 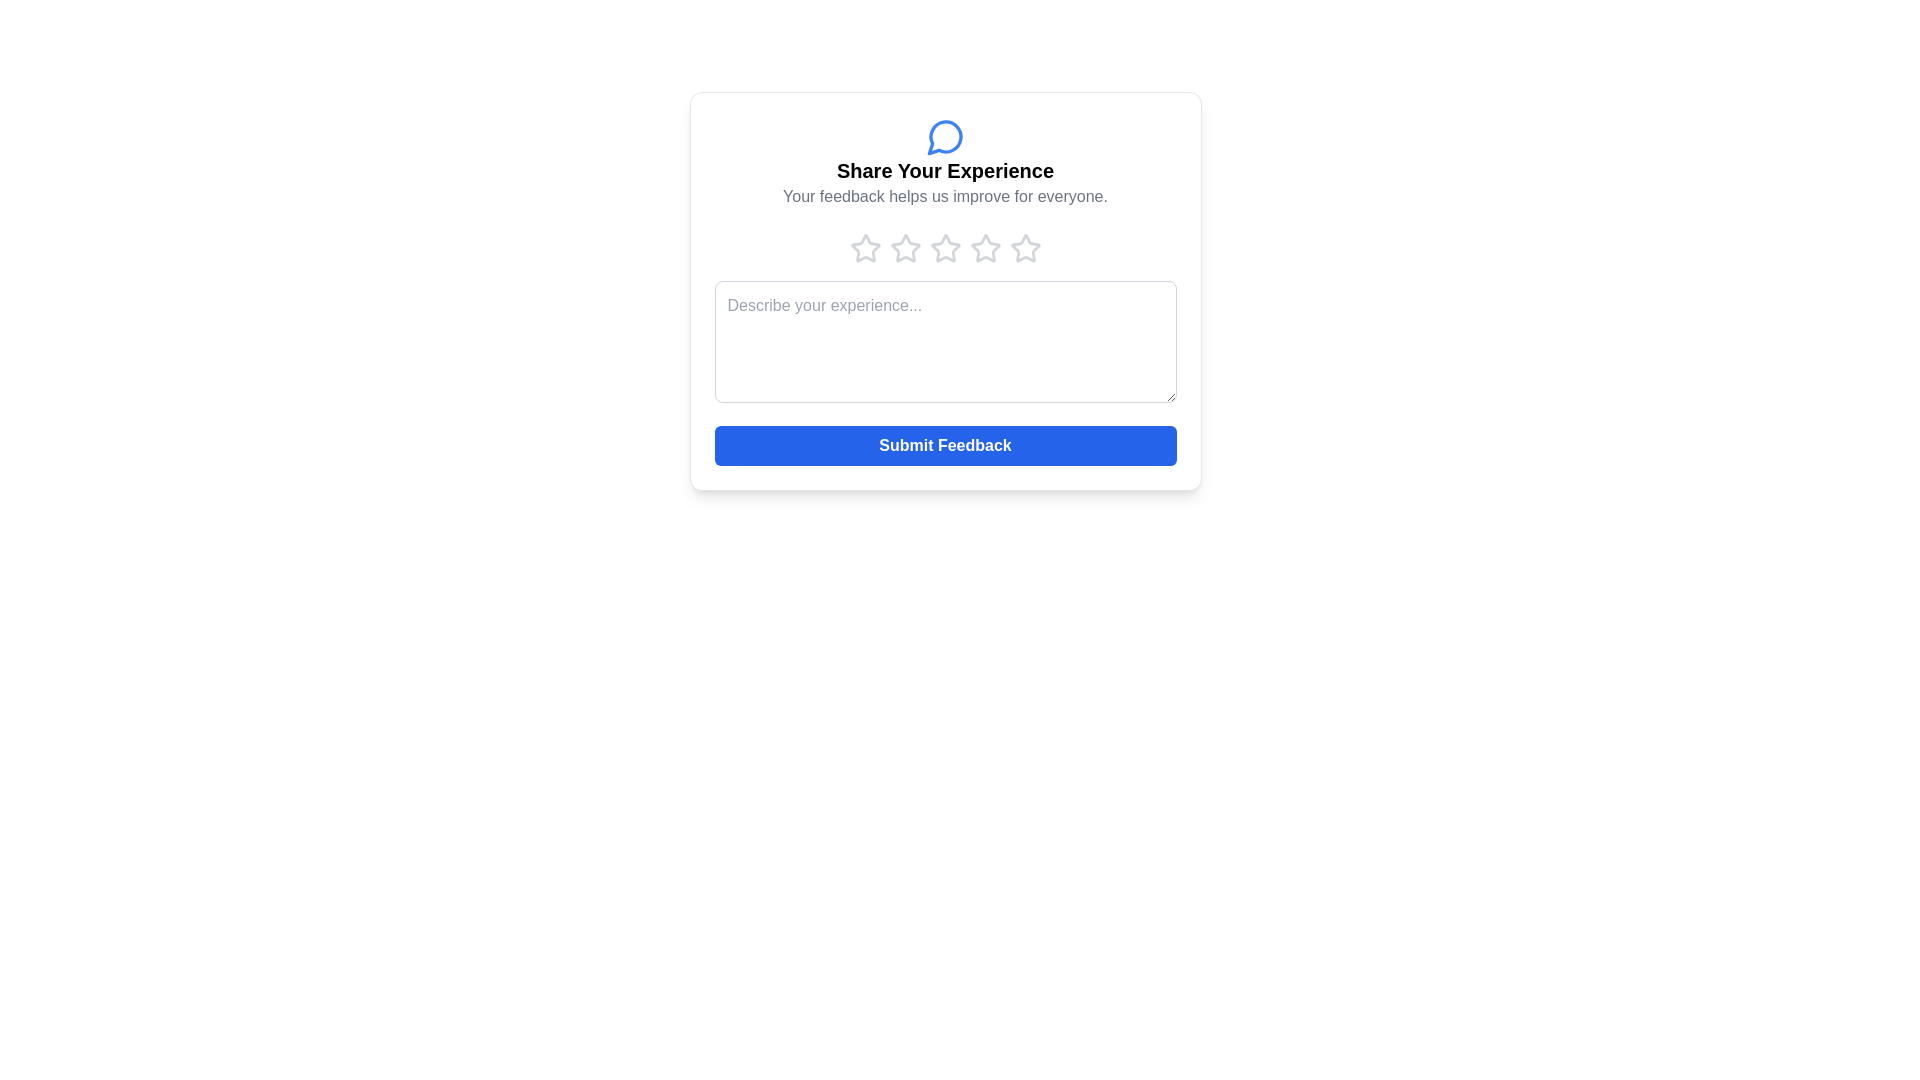 What do you see at coordinates (1025, 247) in the screenshot?
I see `the fourth star icon in the rating section of the feedback card, which allows users to rate an experience with four stars` at bounding box center [1025, 247].